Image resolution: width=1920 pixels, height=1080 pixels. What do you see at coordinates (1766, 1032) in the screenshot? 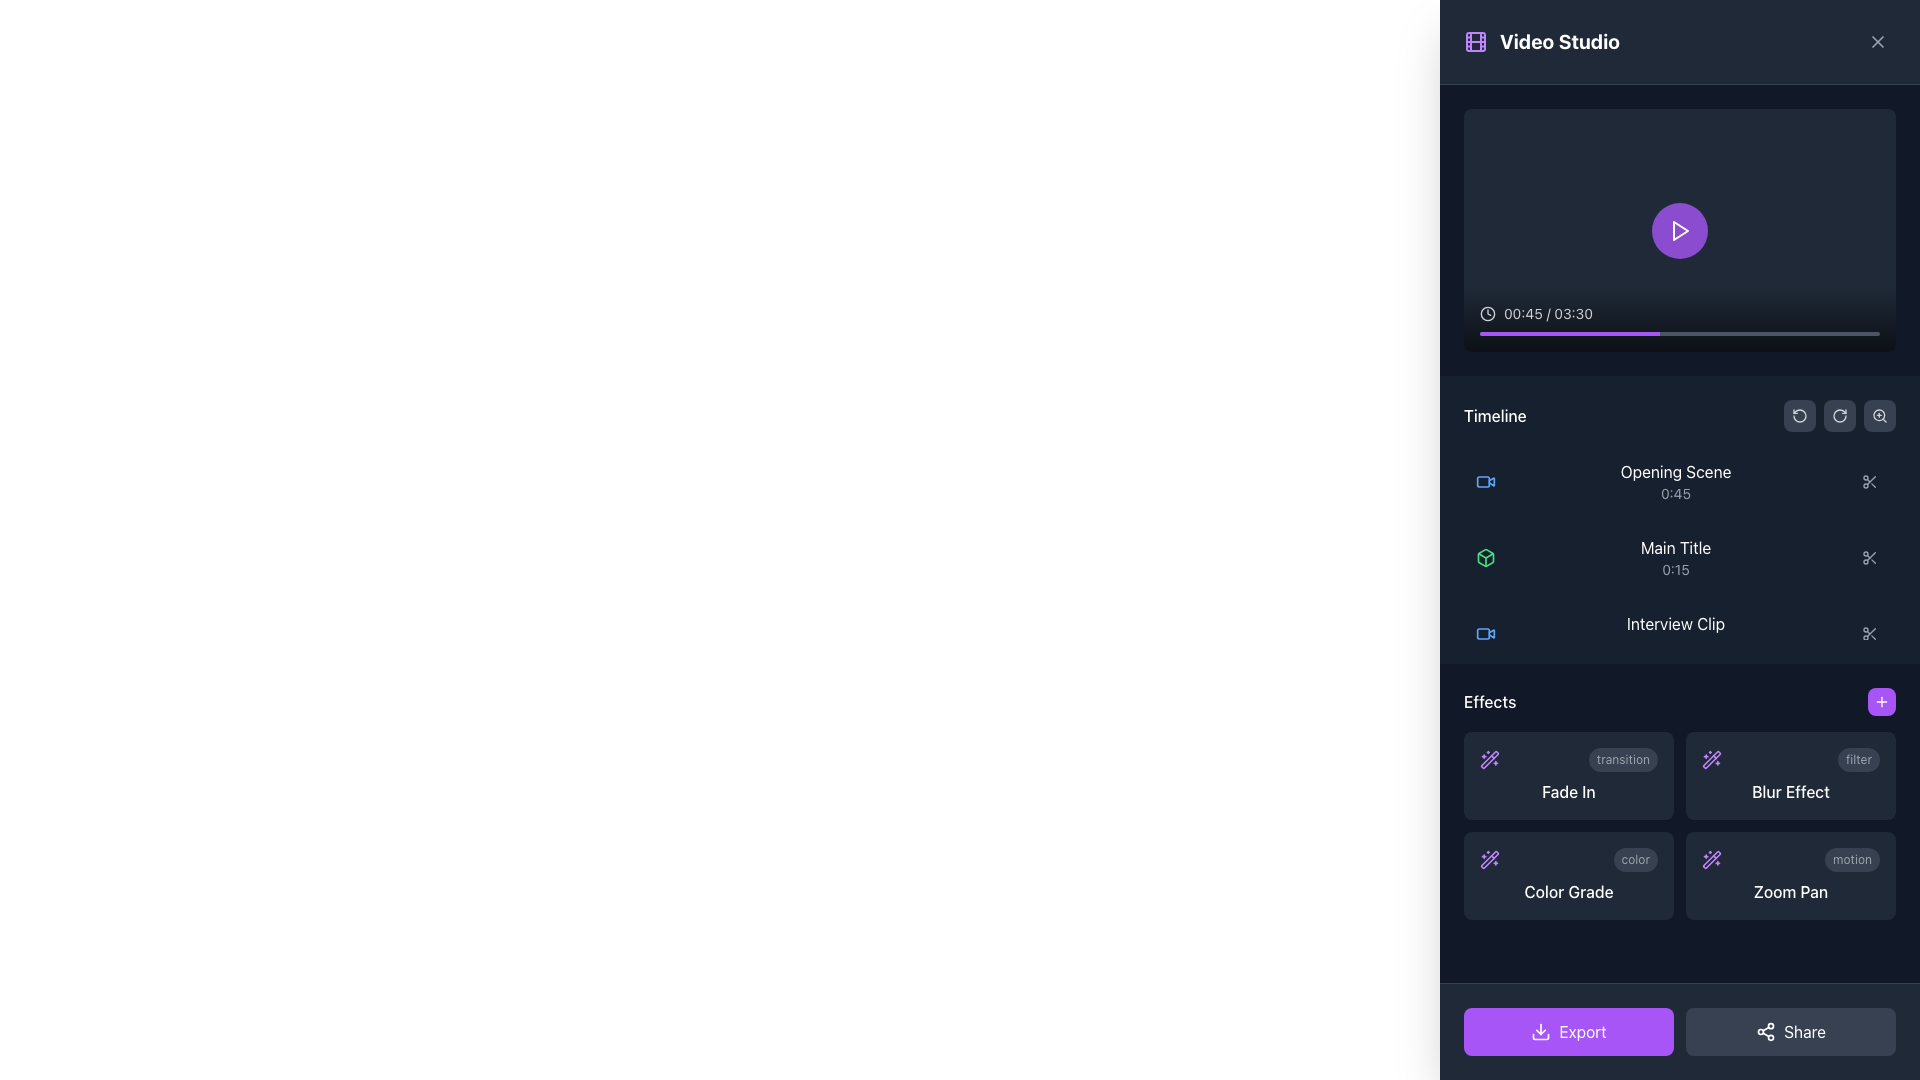
I see `the circular share icon` at bounding box center [1766, 1032].